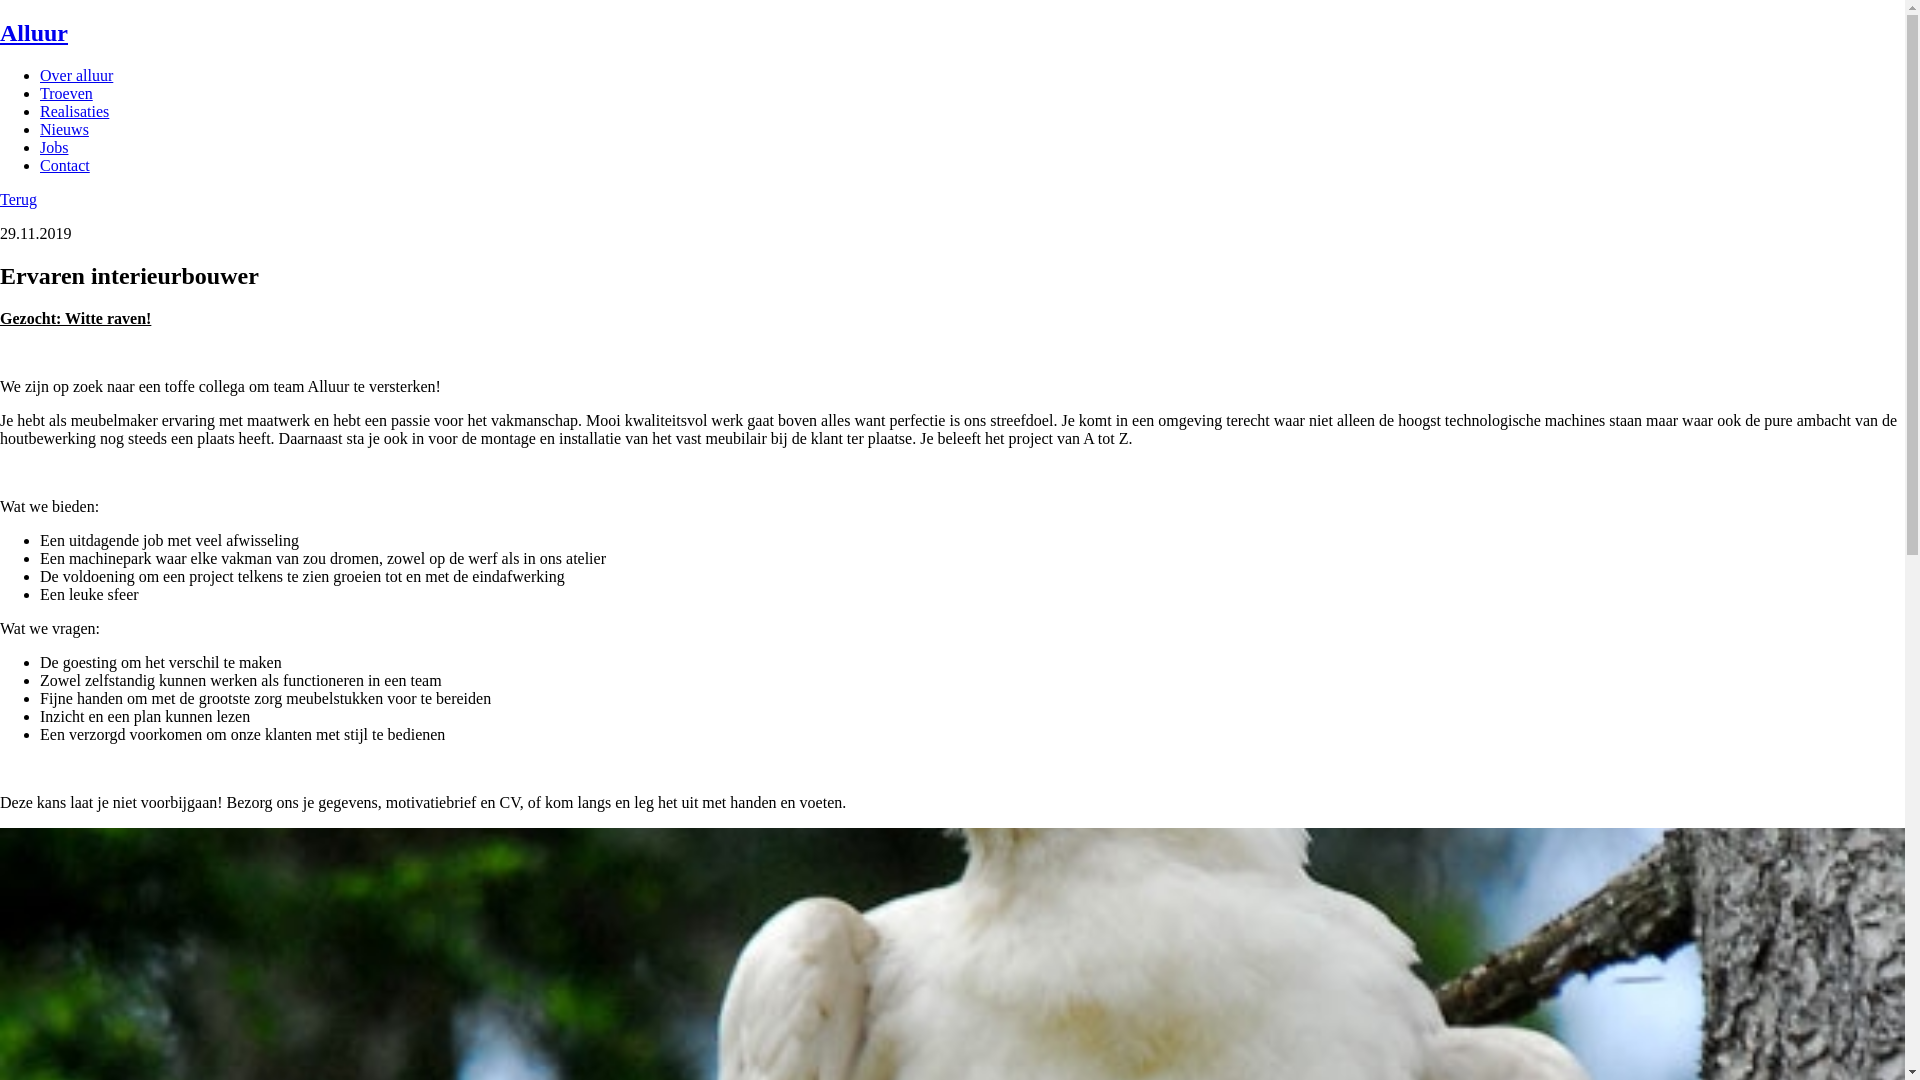  I want to click on 'Over alluur', so click(76, 74).